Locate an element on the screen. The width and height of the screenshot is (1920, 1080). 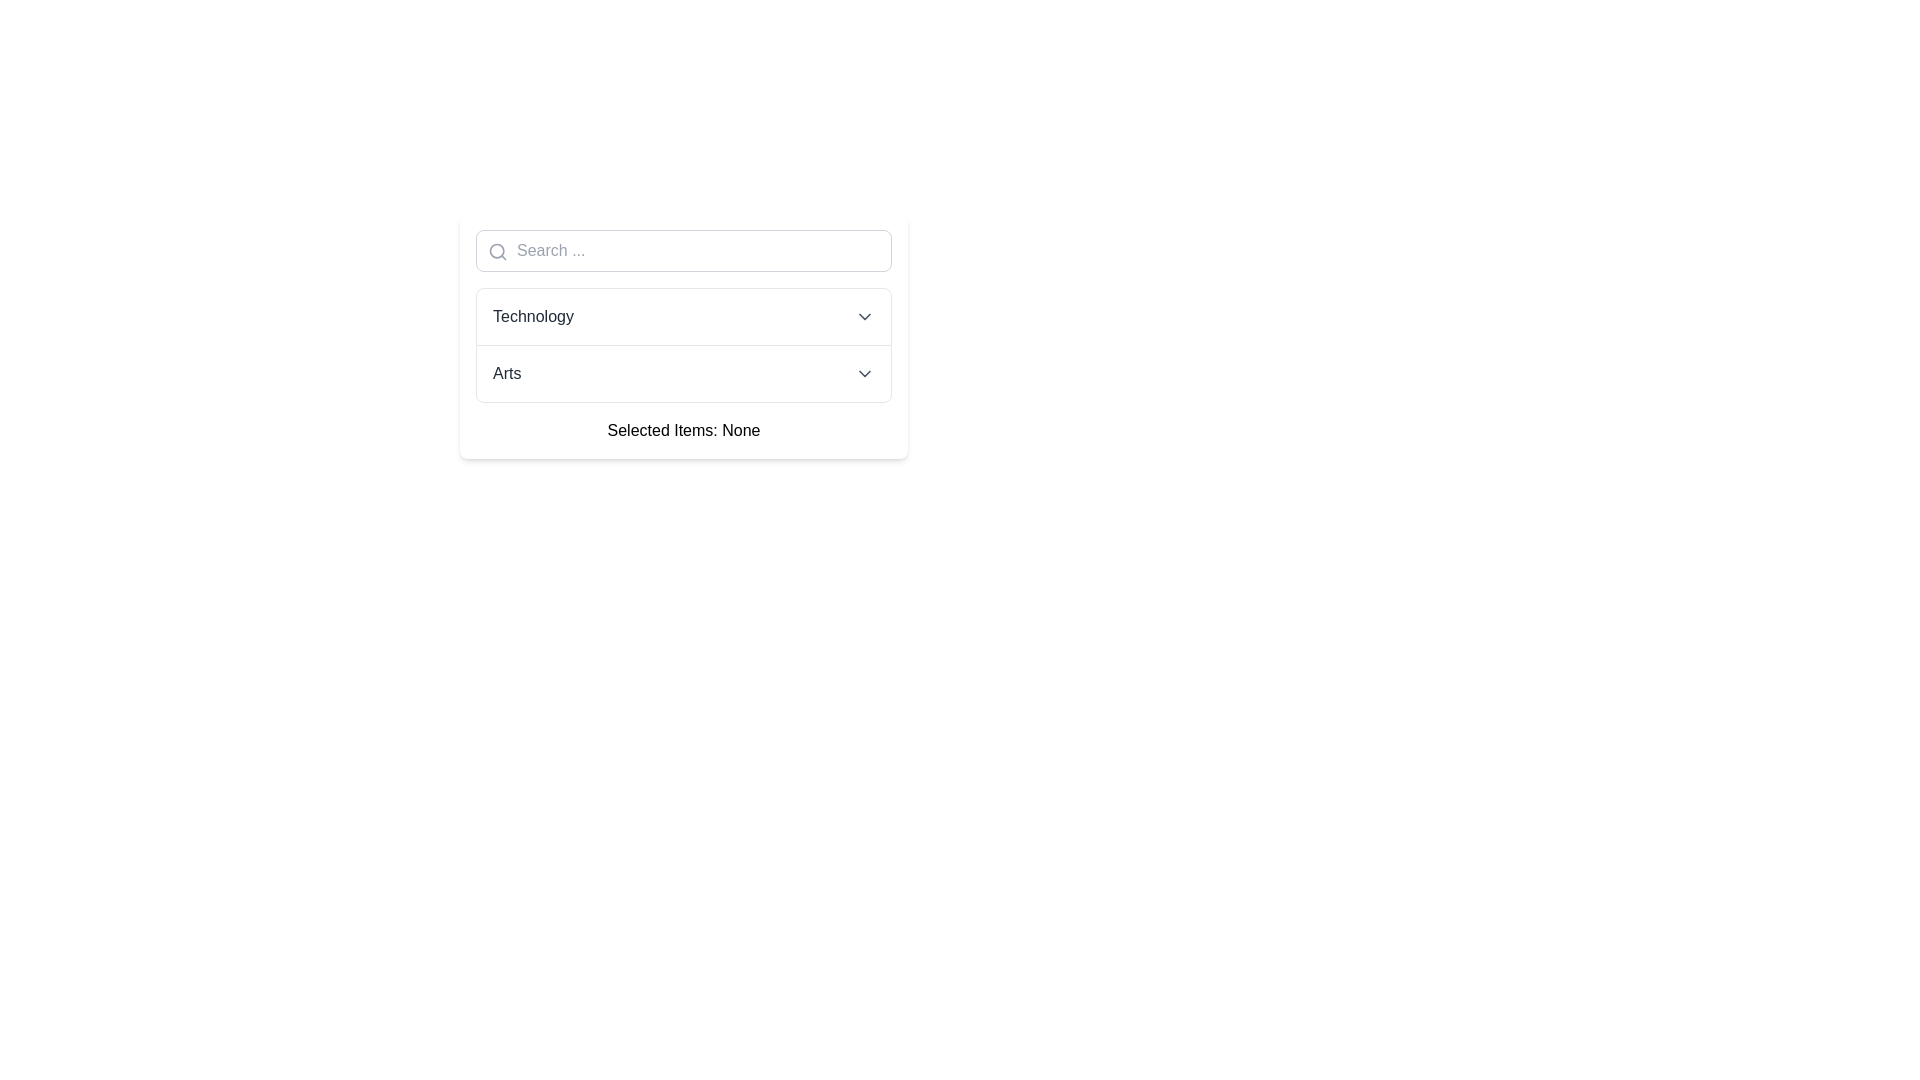
the small downward-facing chevron icon on the right side of the 'Arts' list item is located at coordinates (864, 374).